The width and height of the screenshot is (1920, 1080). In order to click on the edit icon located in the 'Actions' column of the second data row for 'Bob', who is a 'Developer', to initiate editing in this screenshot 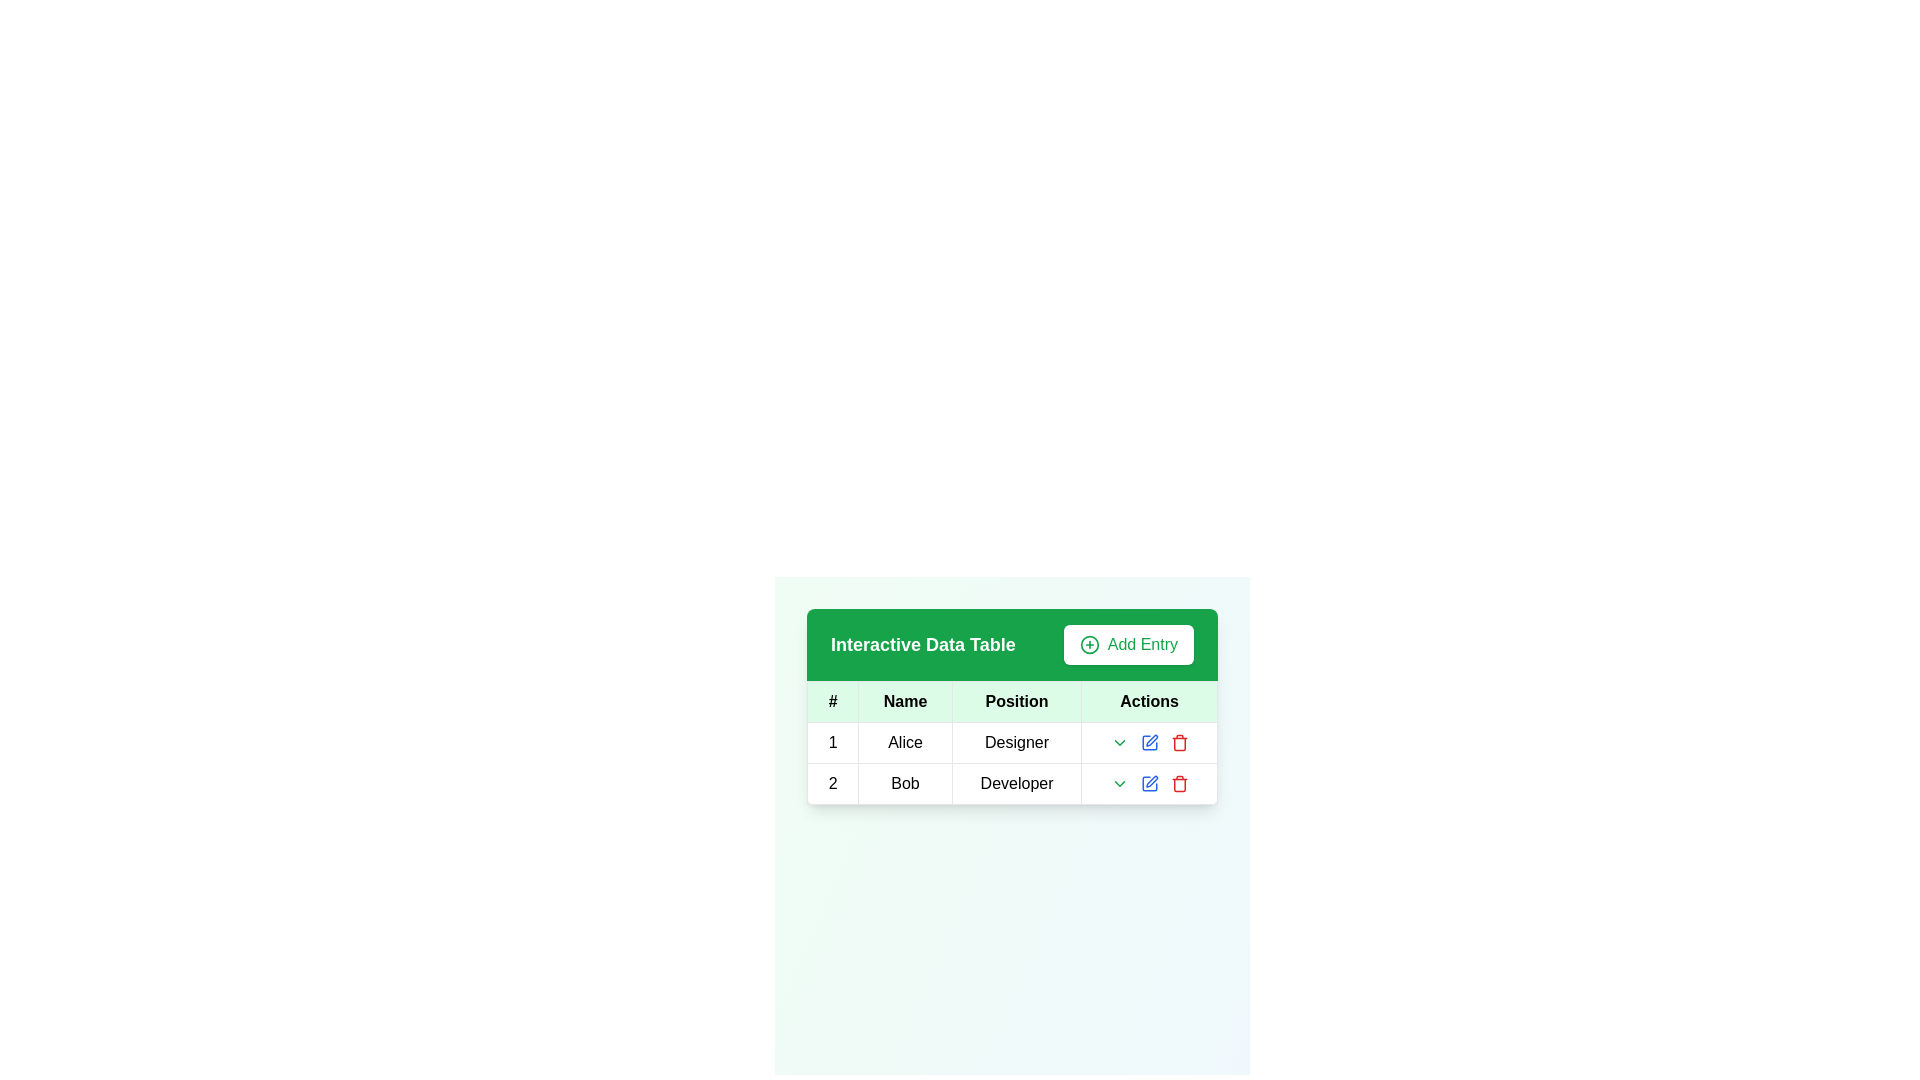, I will do `click(1149, 782)`.